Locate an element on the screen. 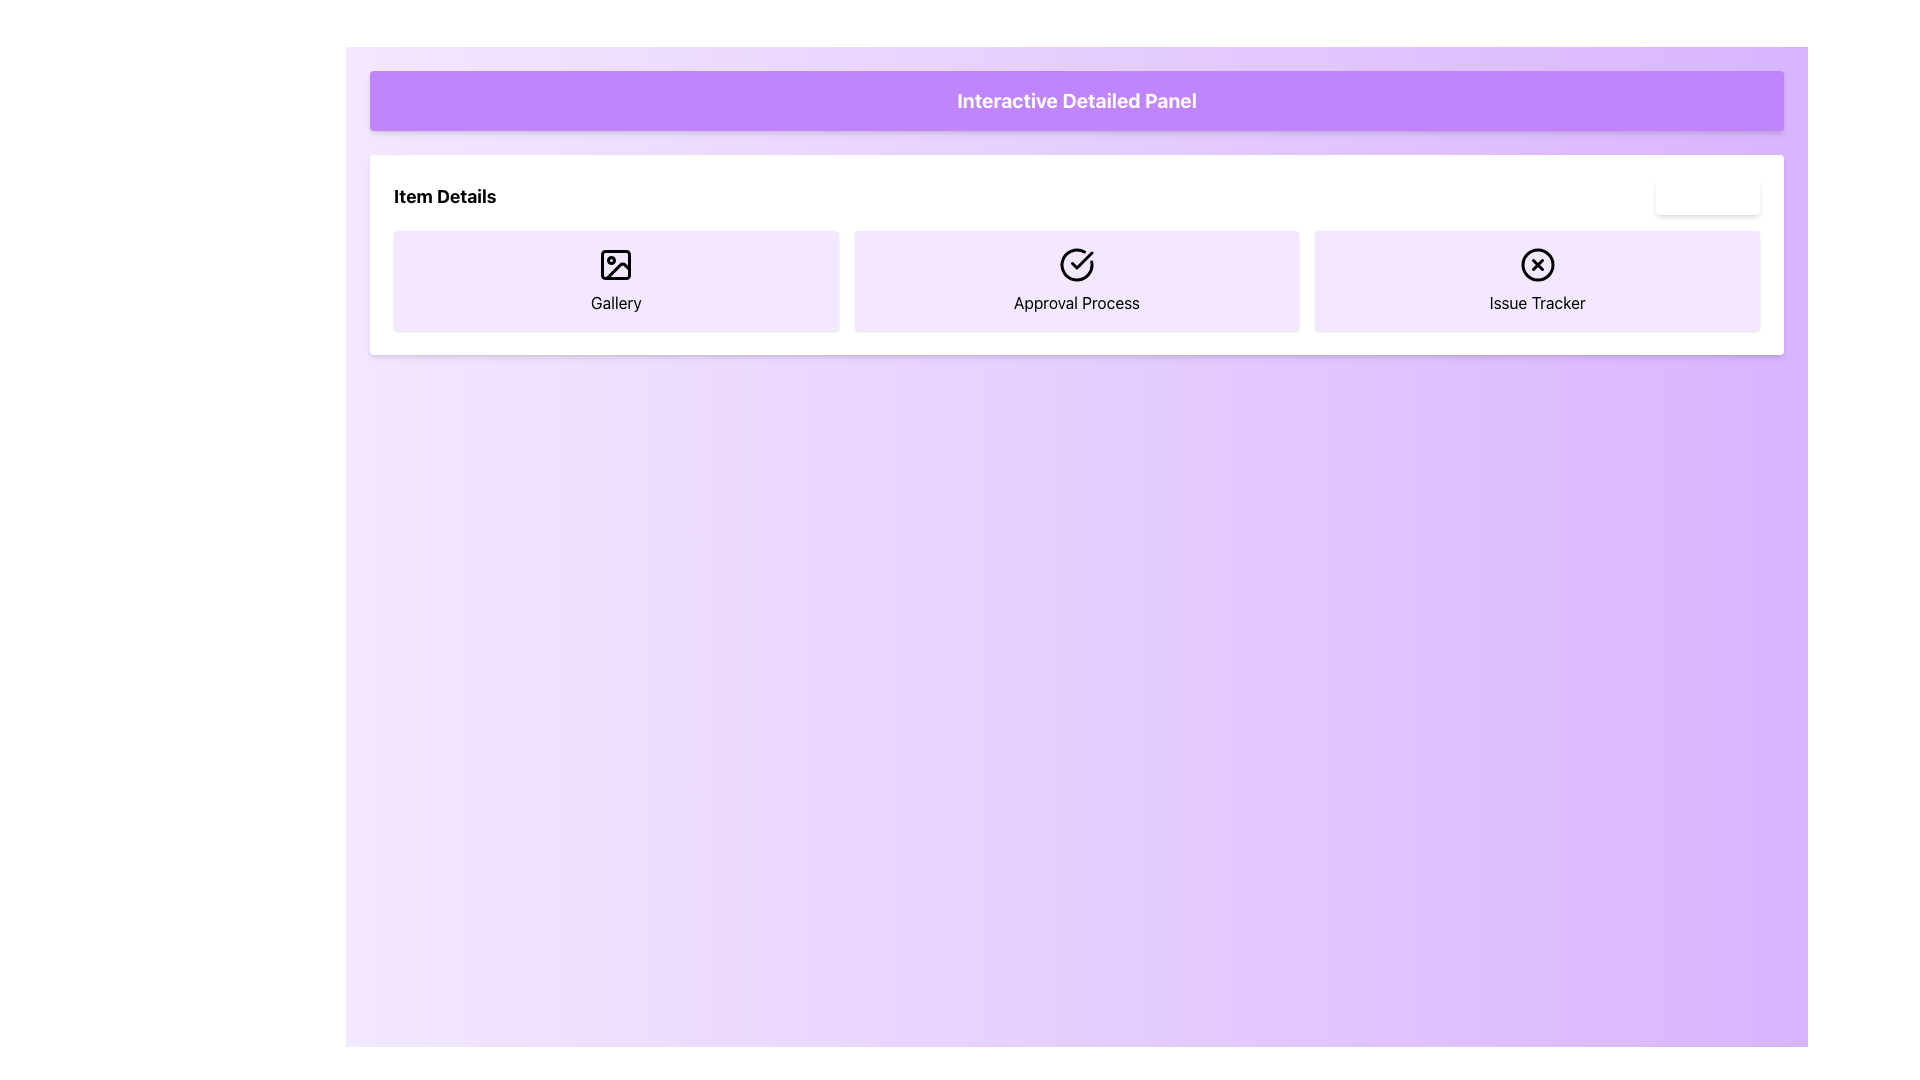 Image resolution: width=1920 pixels, height=1080 pixels. the checkmark icon within the 'Approval Process' card in the 'Item Details' section is located at coordinates (1081, 259).